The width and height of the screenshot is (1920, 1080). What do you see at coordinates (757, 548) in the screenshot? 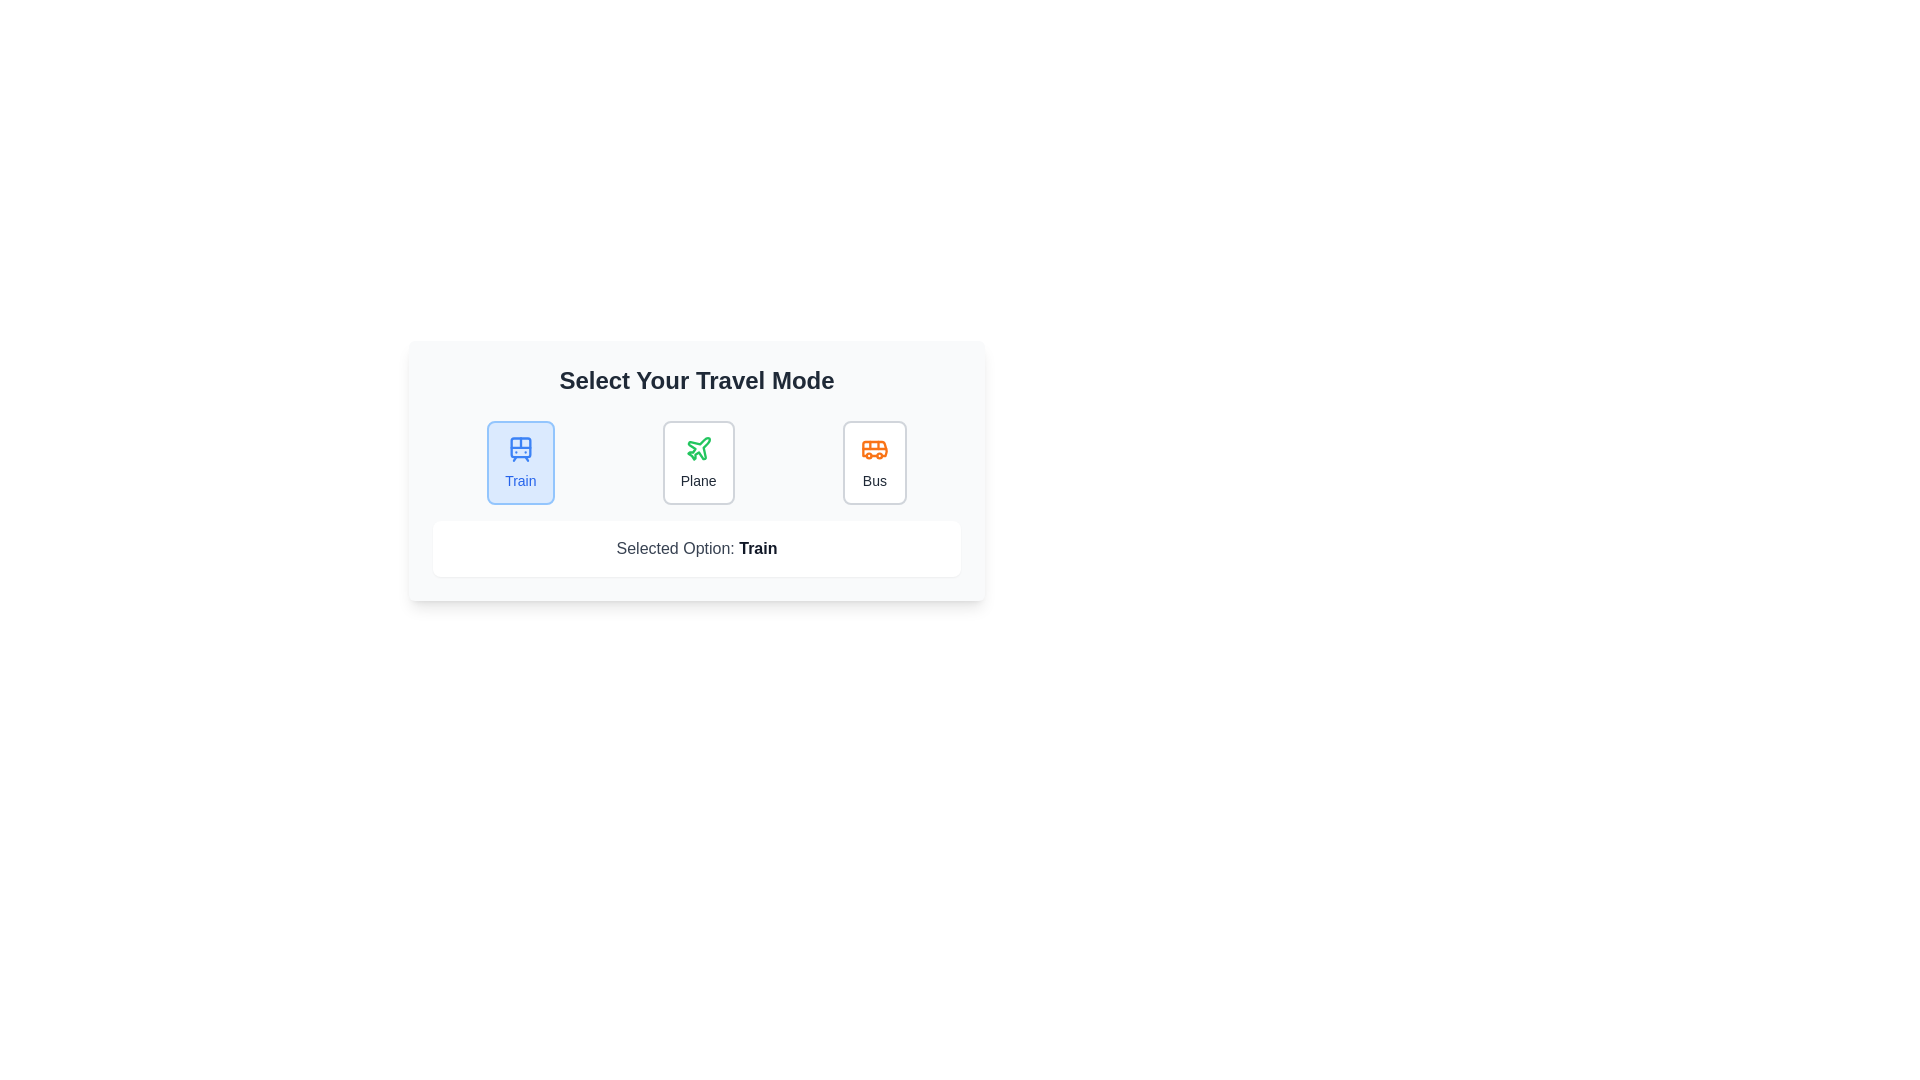
I see `text label that displays the selected travel mode, 'Train', which is located at the end of the sentence 'Selected Option: Train'` at bounding box center [757, 548].